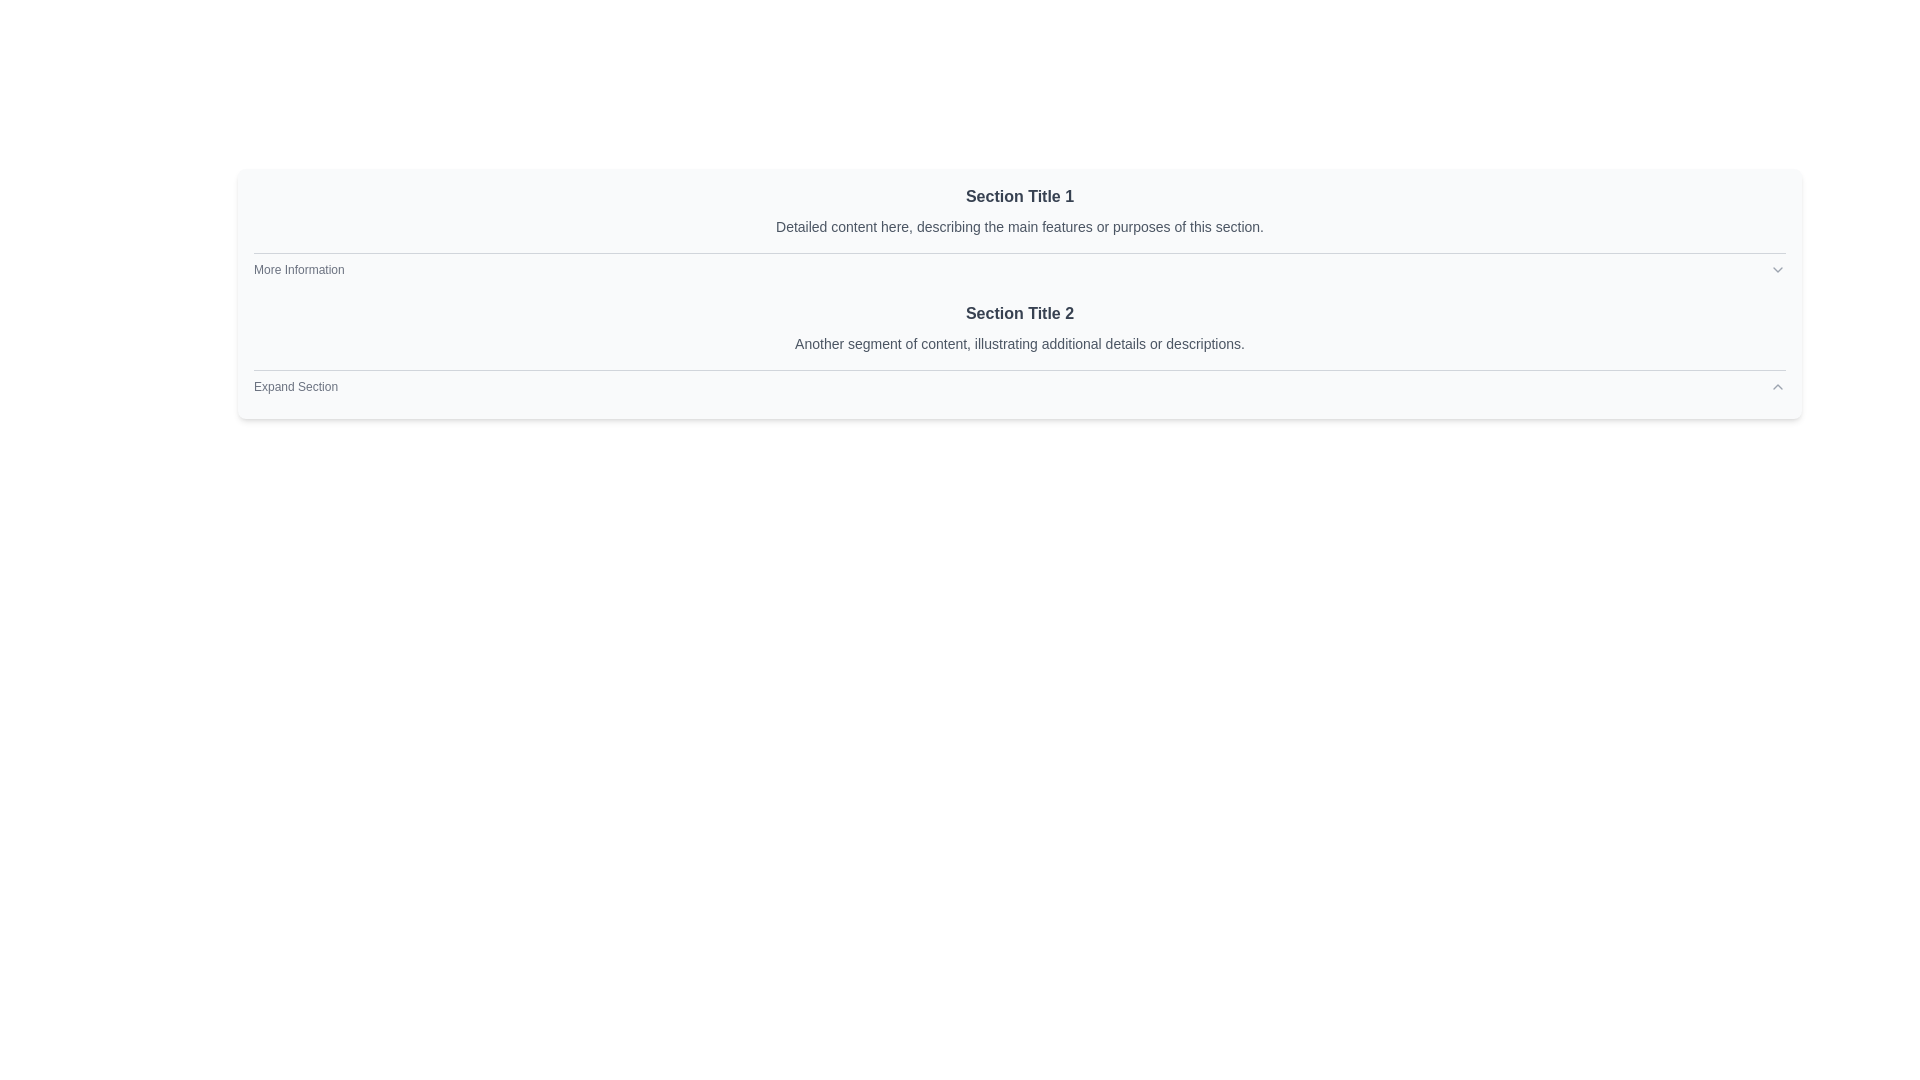  Describe the element at coordinates (295, 386) in the screenshot. I see `the Text Label located in the footer of 'Section Title 2', which indicates the function of the adjacent chevron icon for expanding or collapsing the section` at that location.